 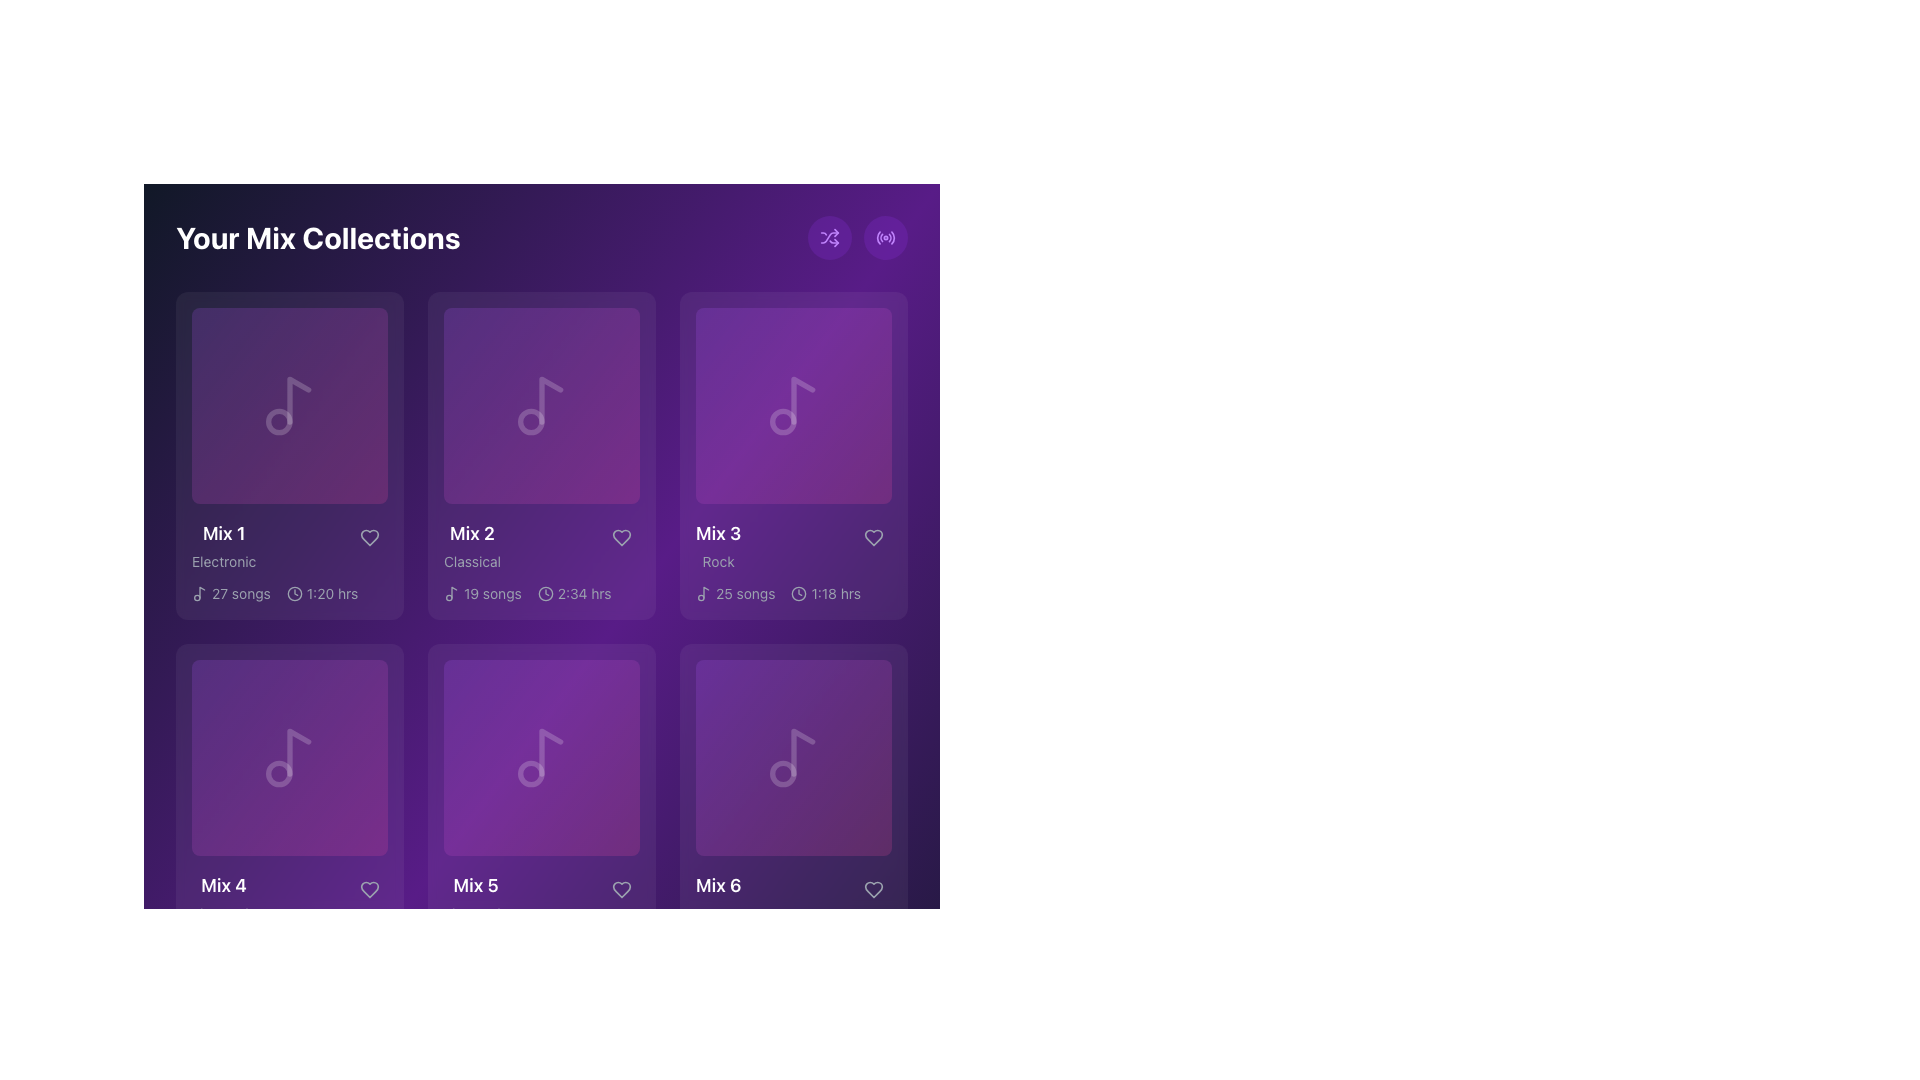 What do you see at coordinates (518, 1023) in the screenshot?
I see `the rounded button labeled '2' located at the bottom center of the interface to trigger interaction effects` at bounding box center [518, 1023].